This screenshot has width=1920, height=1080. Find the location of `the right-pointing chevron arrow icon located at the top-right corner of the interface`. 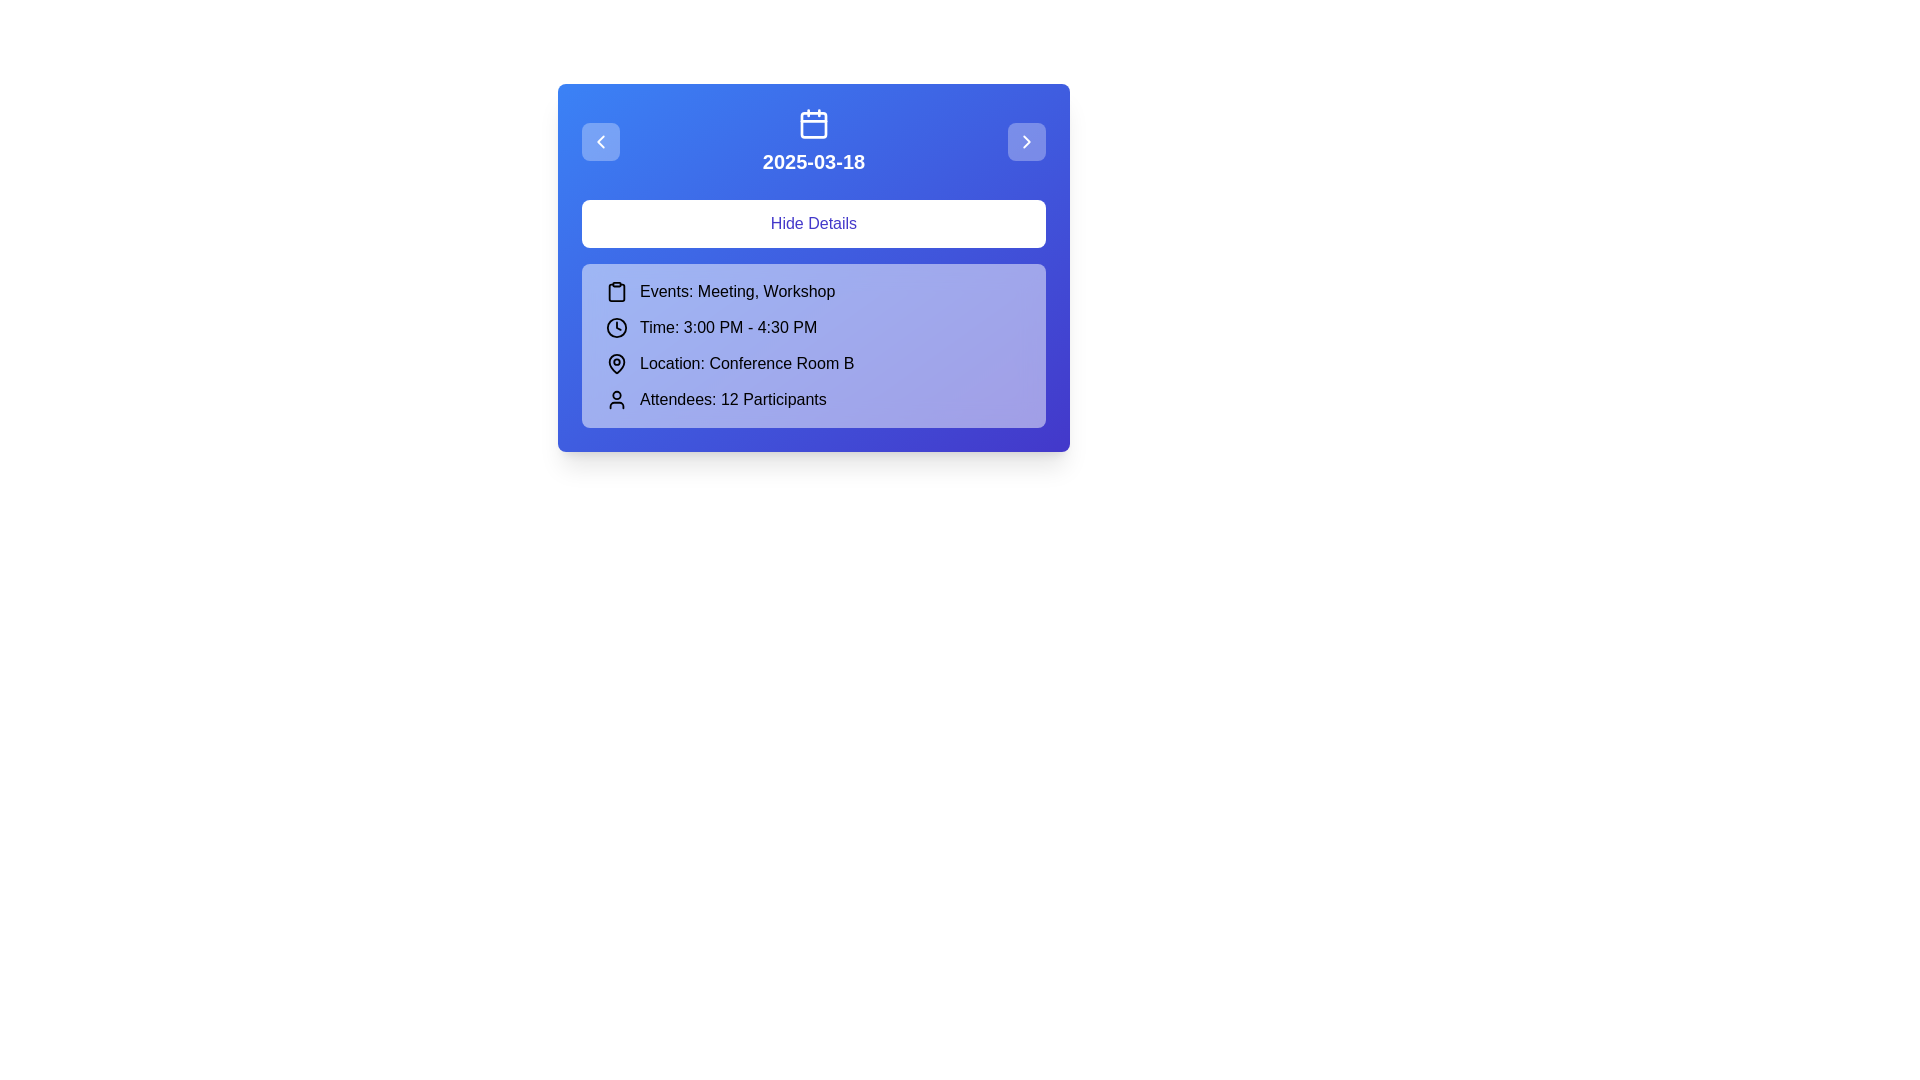

the right-pointing chevron arrow icon located at the top-right corner of the interface is located at coordinates (1027, 141).